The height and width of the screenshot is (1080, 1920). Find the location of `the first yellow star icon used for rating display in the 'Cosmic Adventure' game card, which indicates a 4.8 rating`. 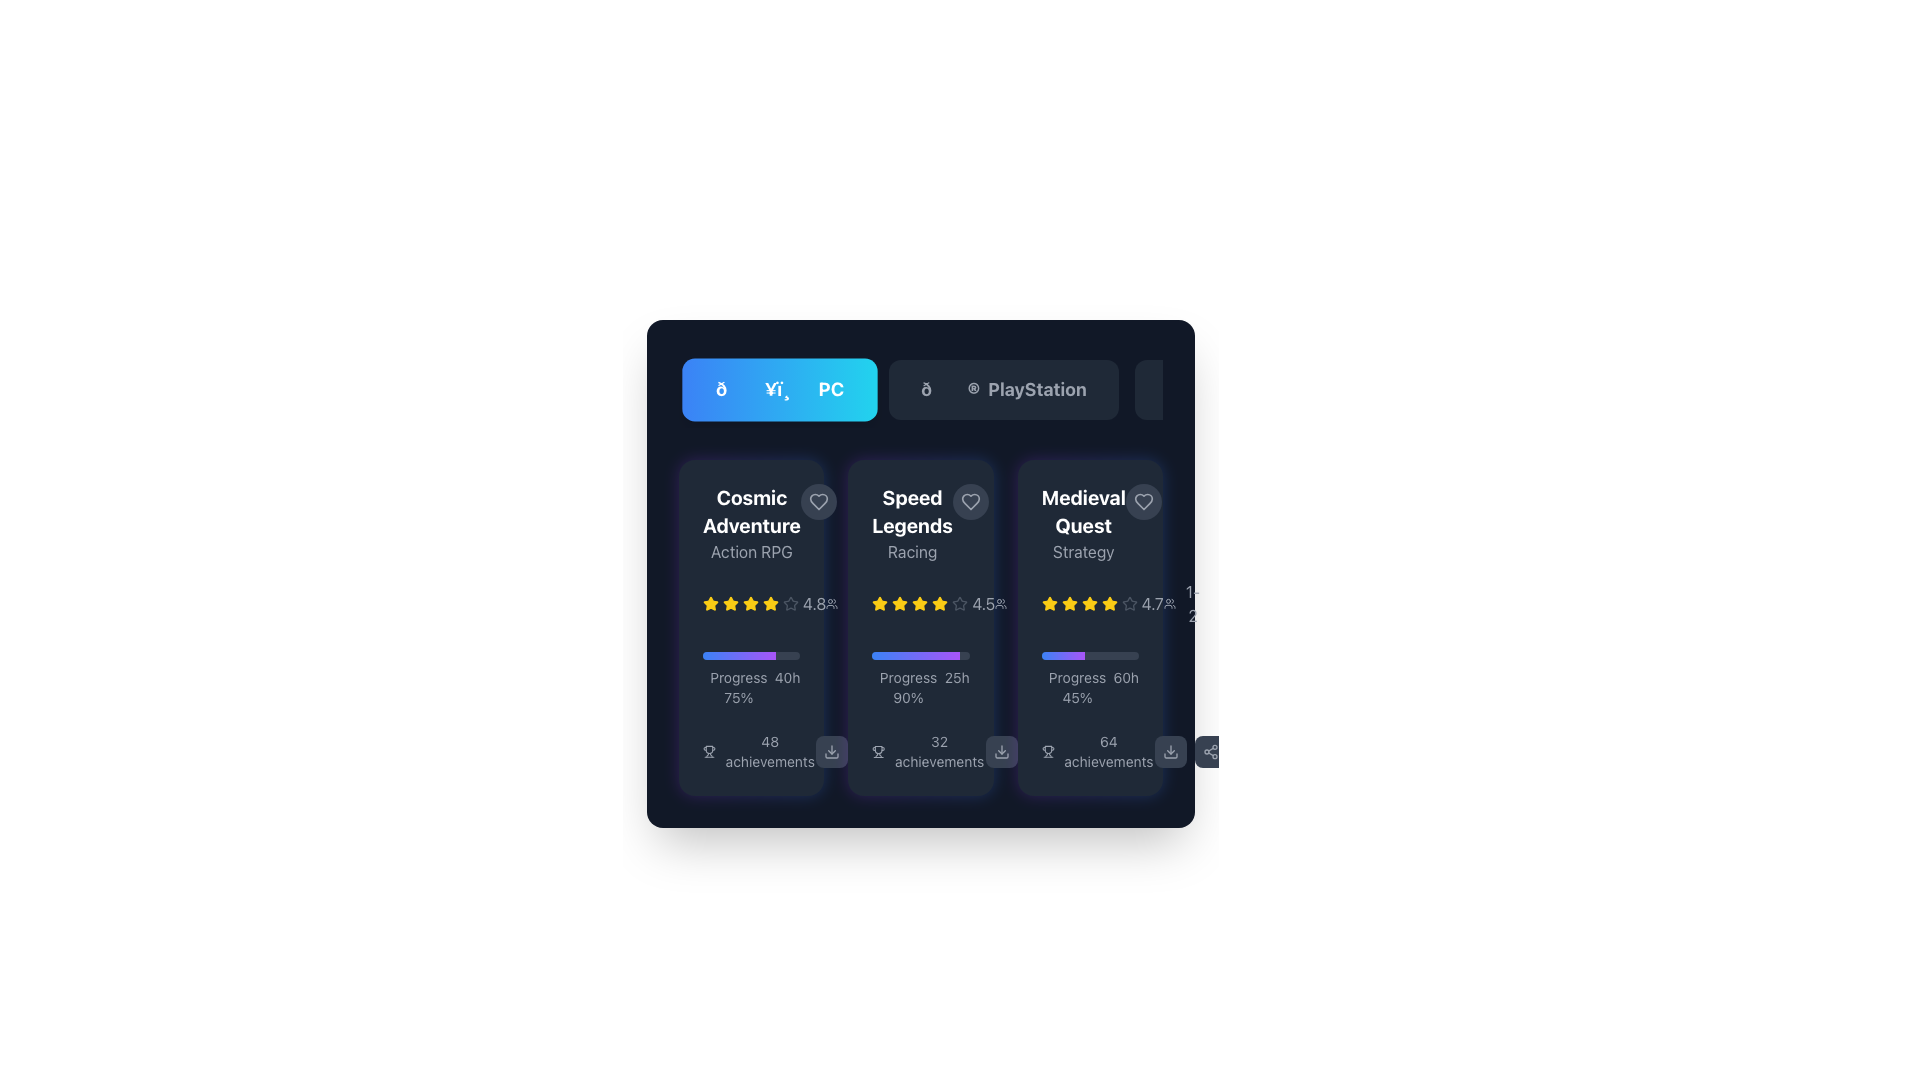

the first yellow star icon used for rating display in the 'Cosmic Adventure' game card, which indicates a 4.8 rating is located at coordinates (710, 603).